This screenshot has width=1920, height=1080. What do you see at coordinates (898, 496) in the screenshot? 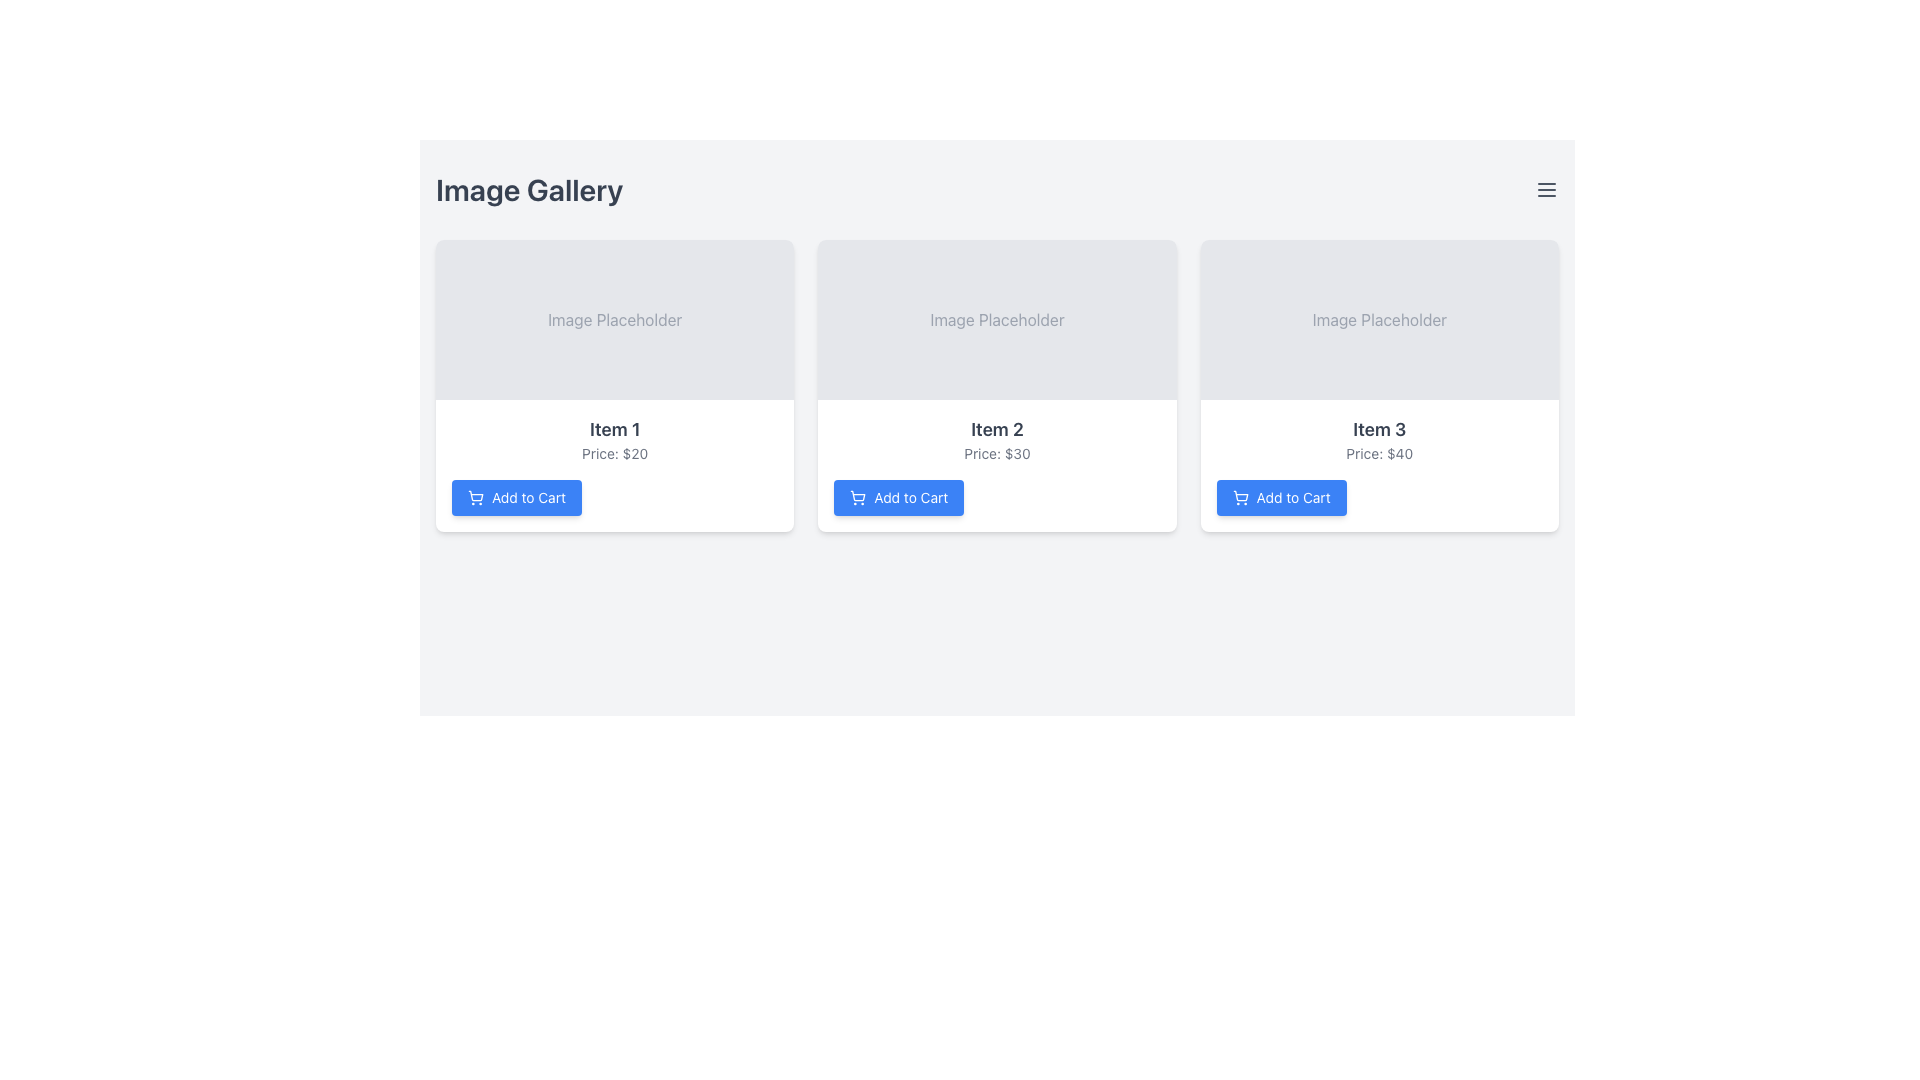
I see `the 'Add to Cart' button for 'Item 2' to interact` at bounding box center [898, 496].